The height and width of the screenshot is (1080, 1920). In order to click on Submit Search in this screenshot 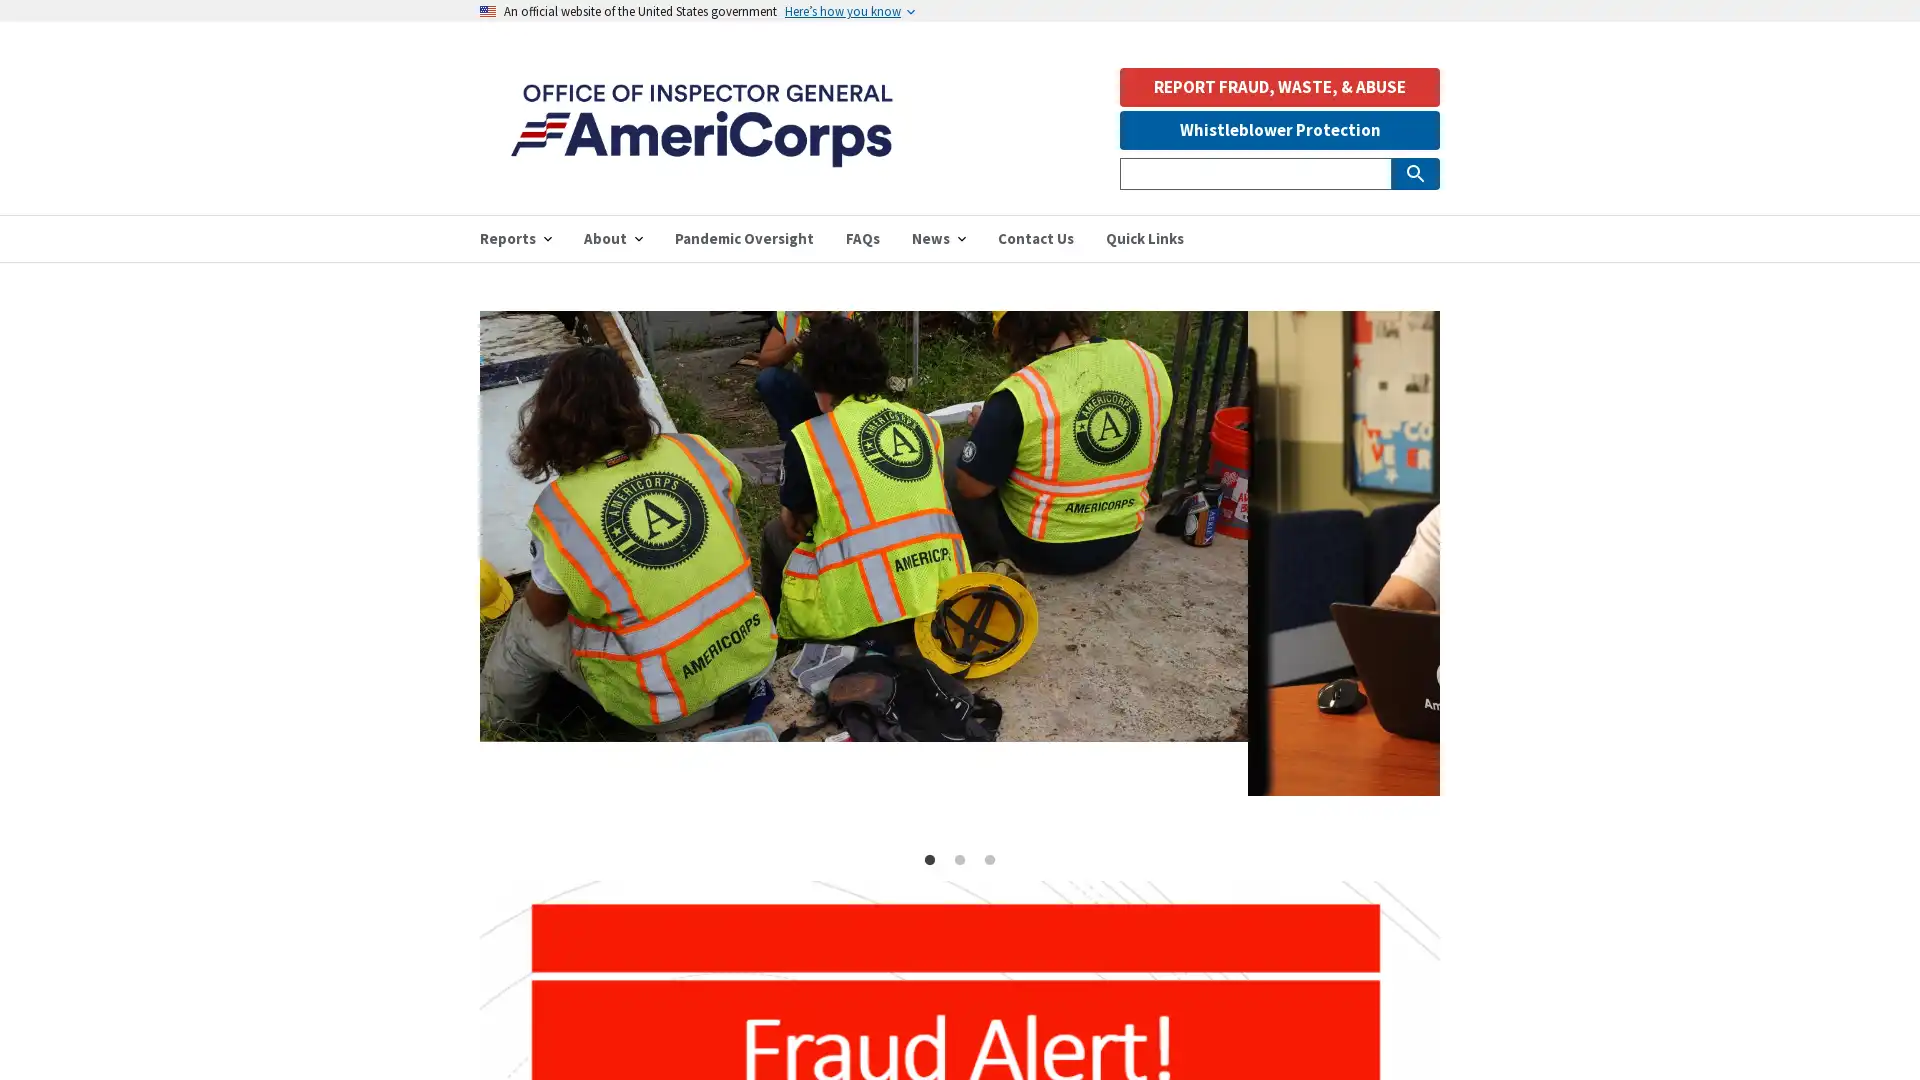, I will do `click(1415, 172)`.